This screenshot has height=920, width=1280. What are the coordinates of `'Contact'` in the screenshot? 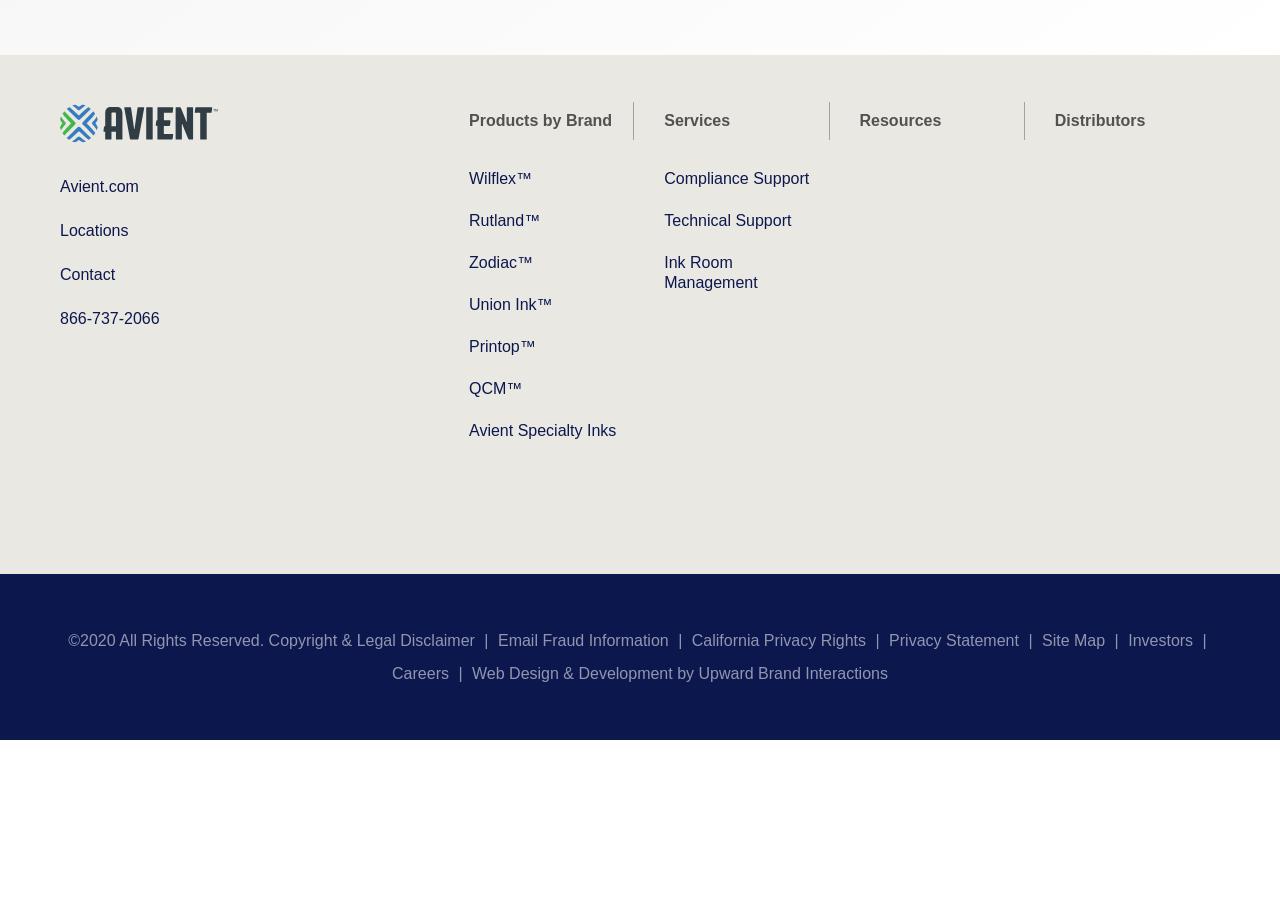 It's located at (86, 274).